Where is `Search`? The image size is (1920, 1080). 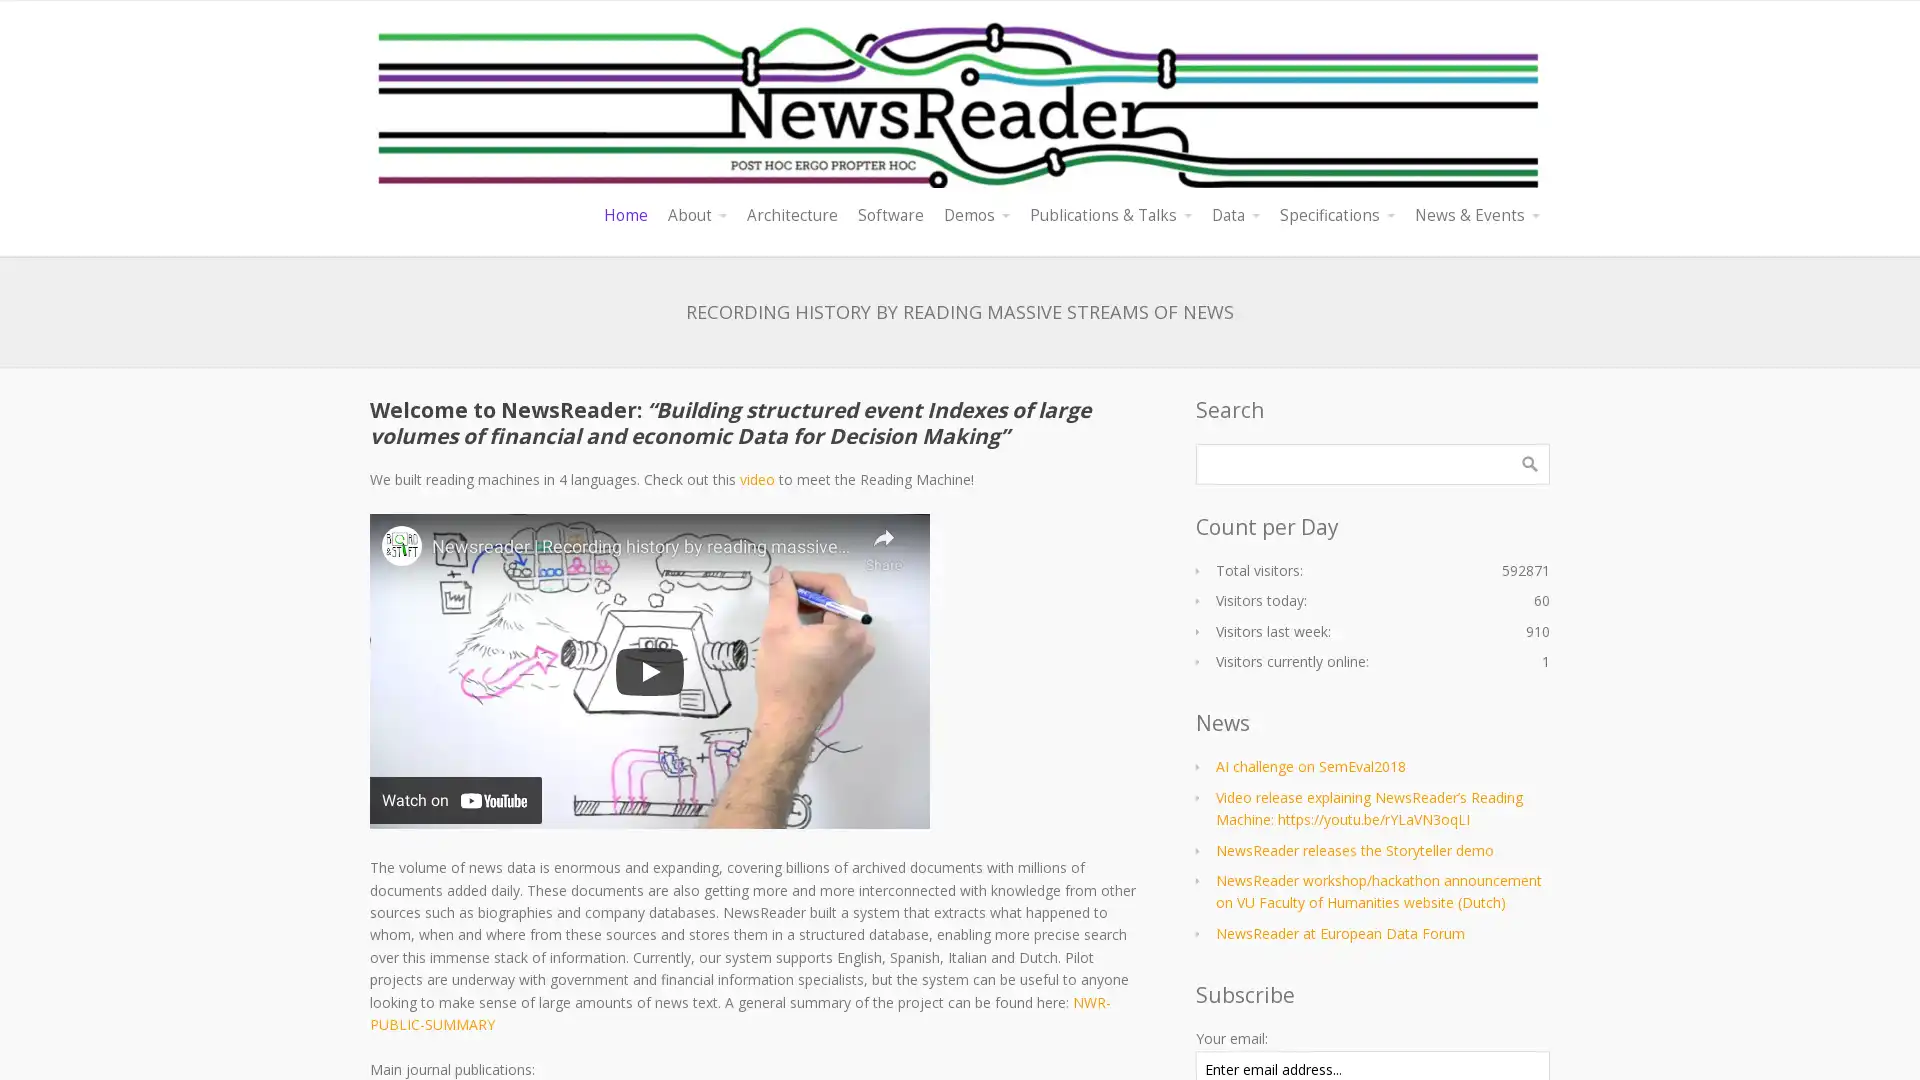
Search is located at coordinates (1528, 463).